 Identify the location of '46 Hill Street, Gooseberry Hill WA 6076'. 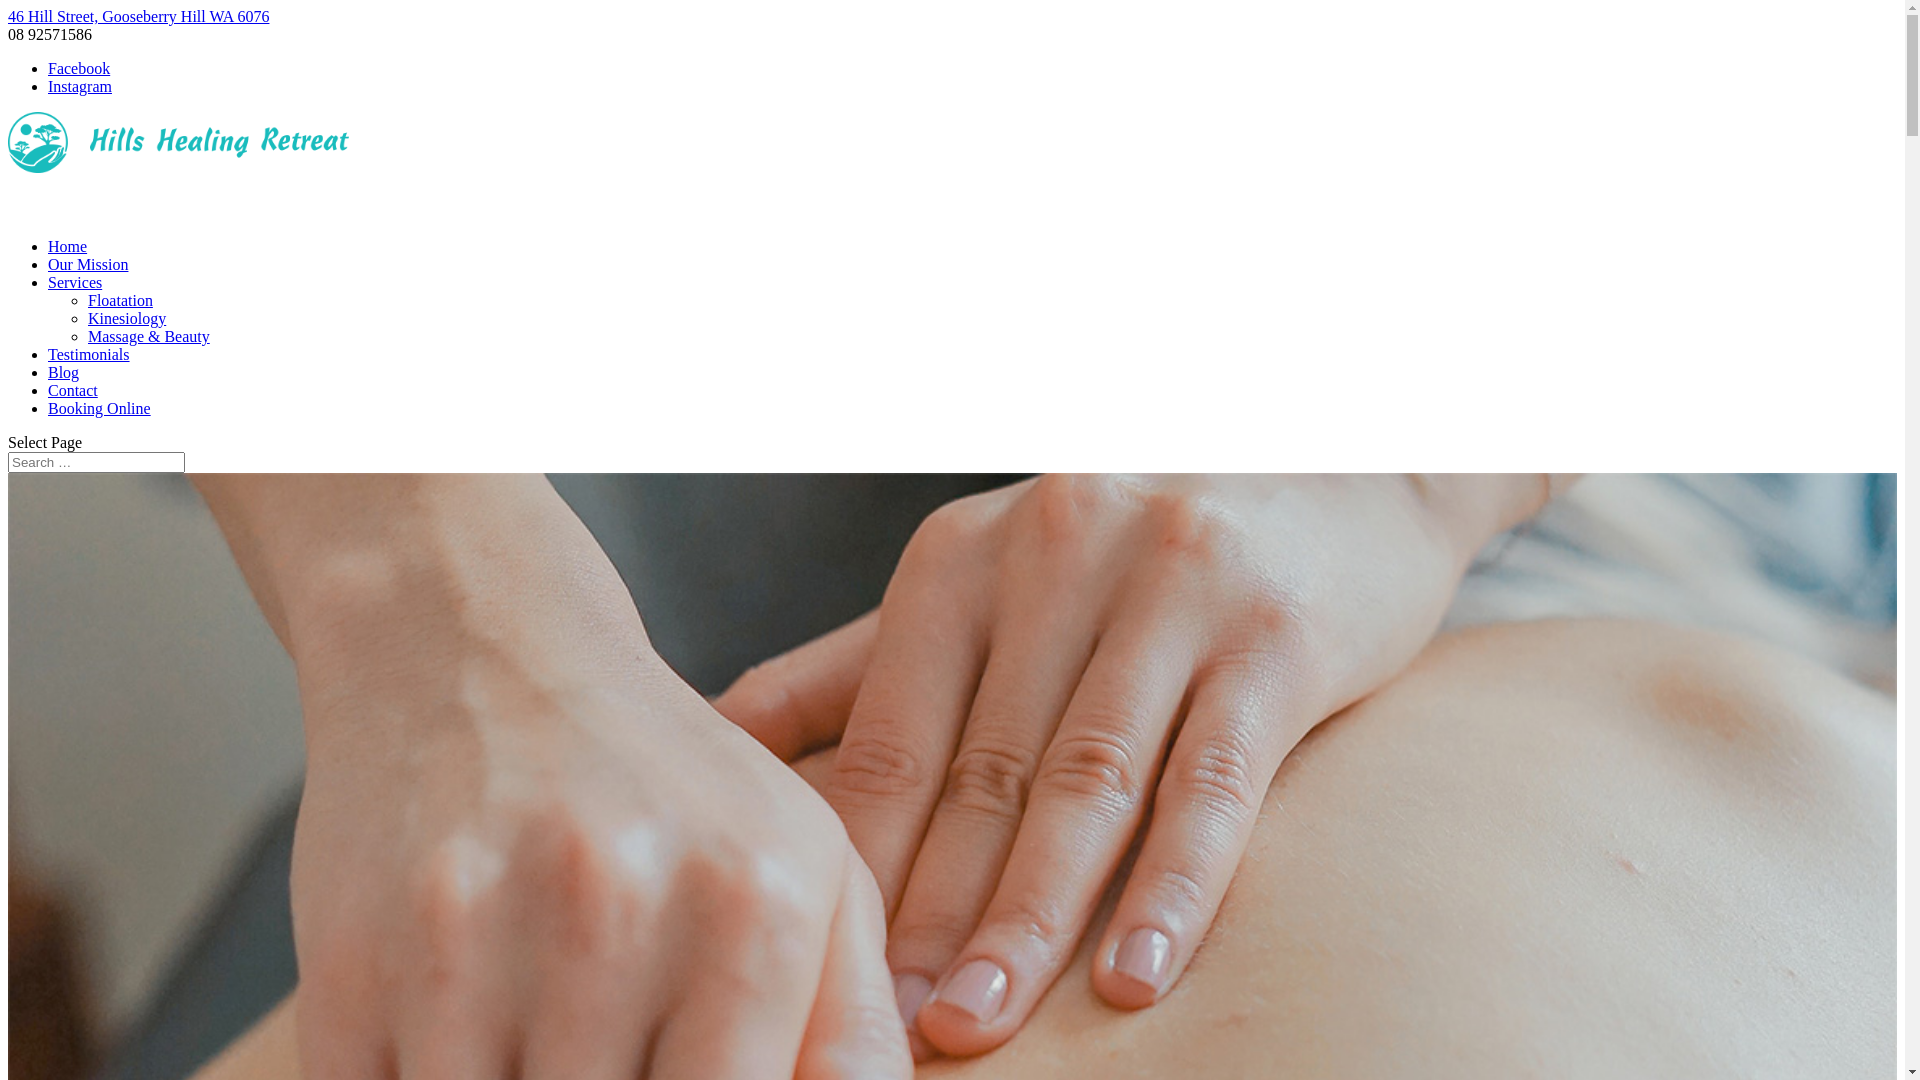
(137, 16).